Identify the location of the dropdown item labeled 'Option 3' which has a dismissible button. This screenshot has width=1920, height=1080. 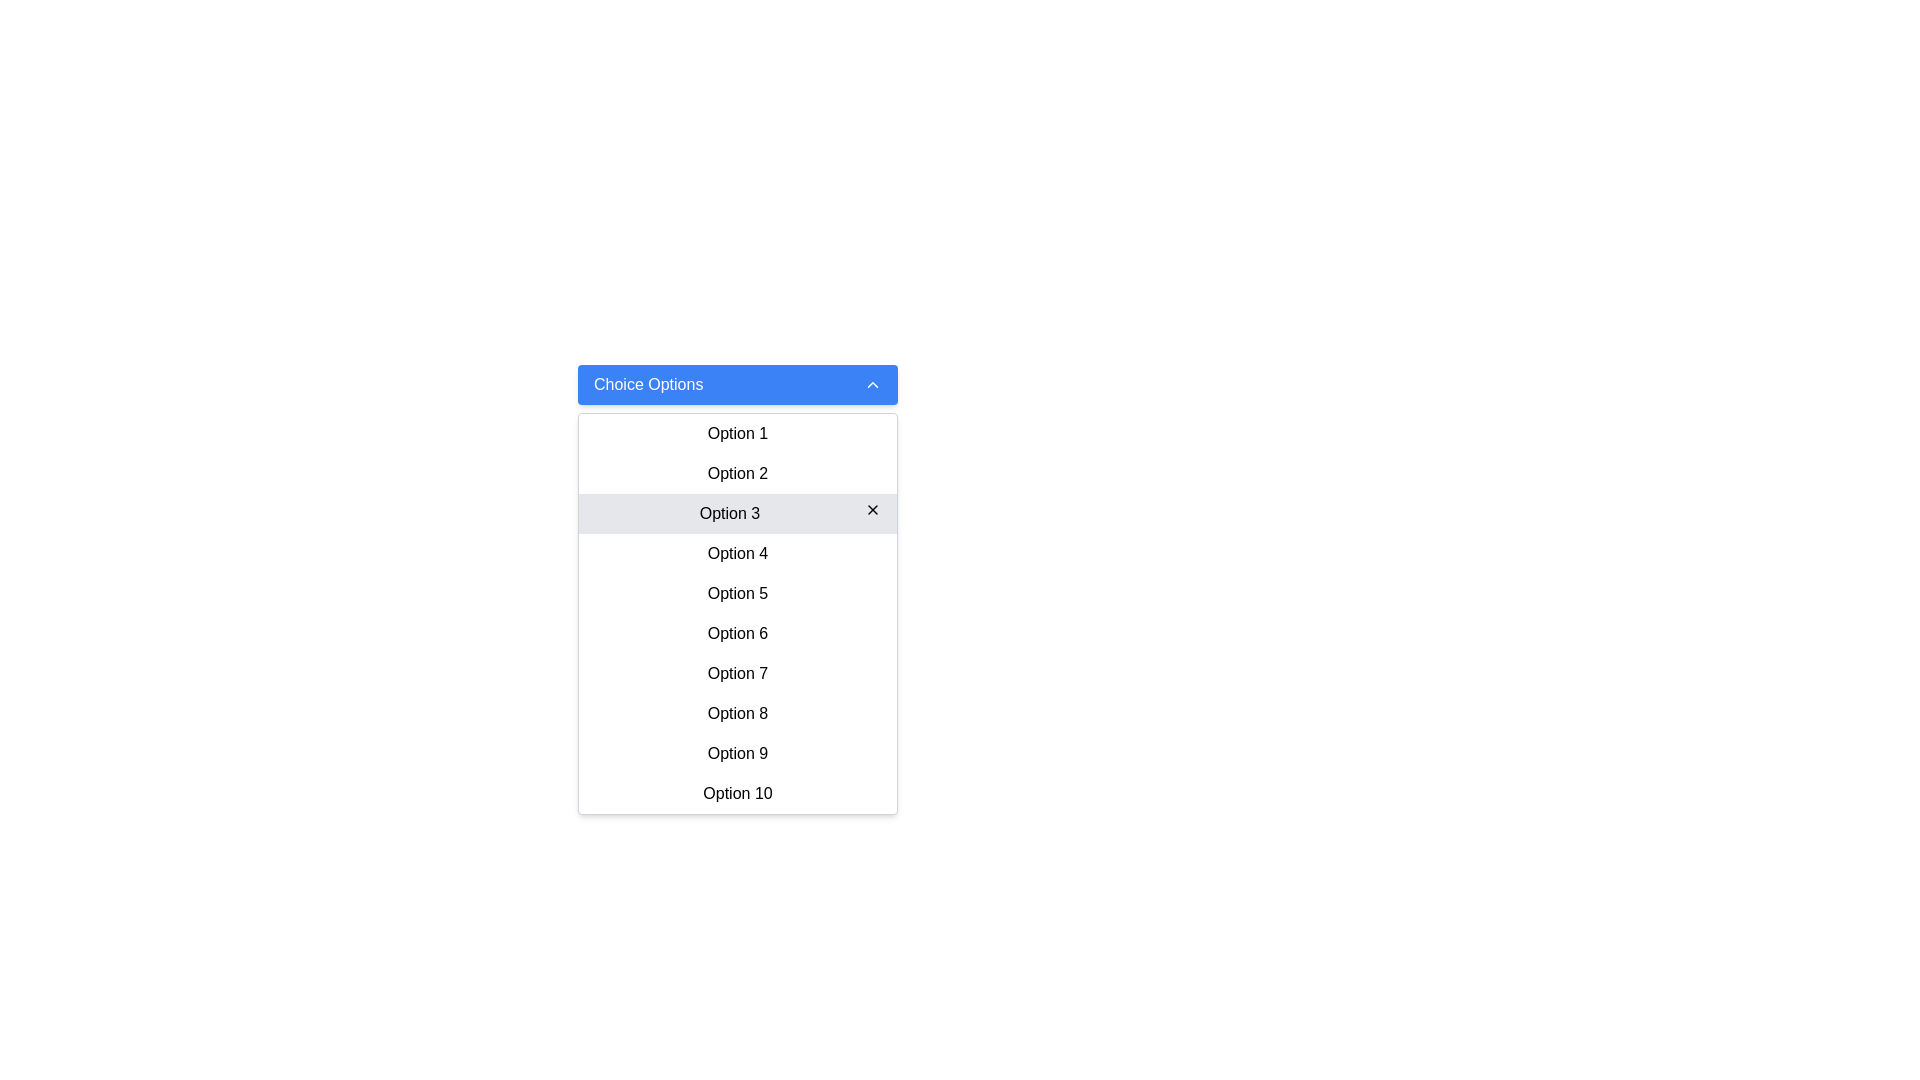
(737, 512).